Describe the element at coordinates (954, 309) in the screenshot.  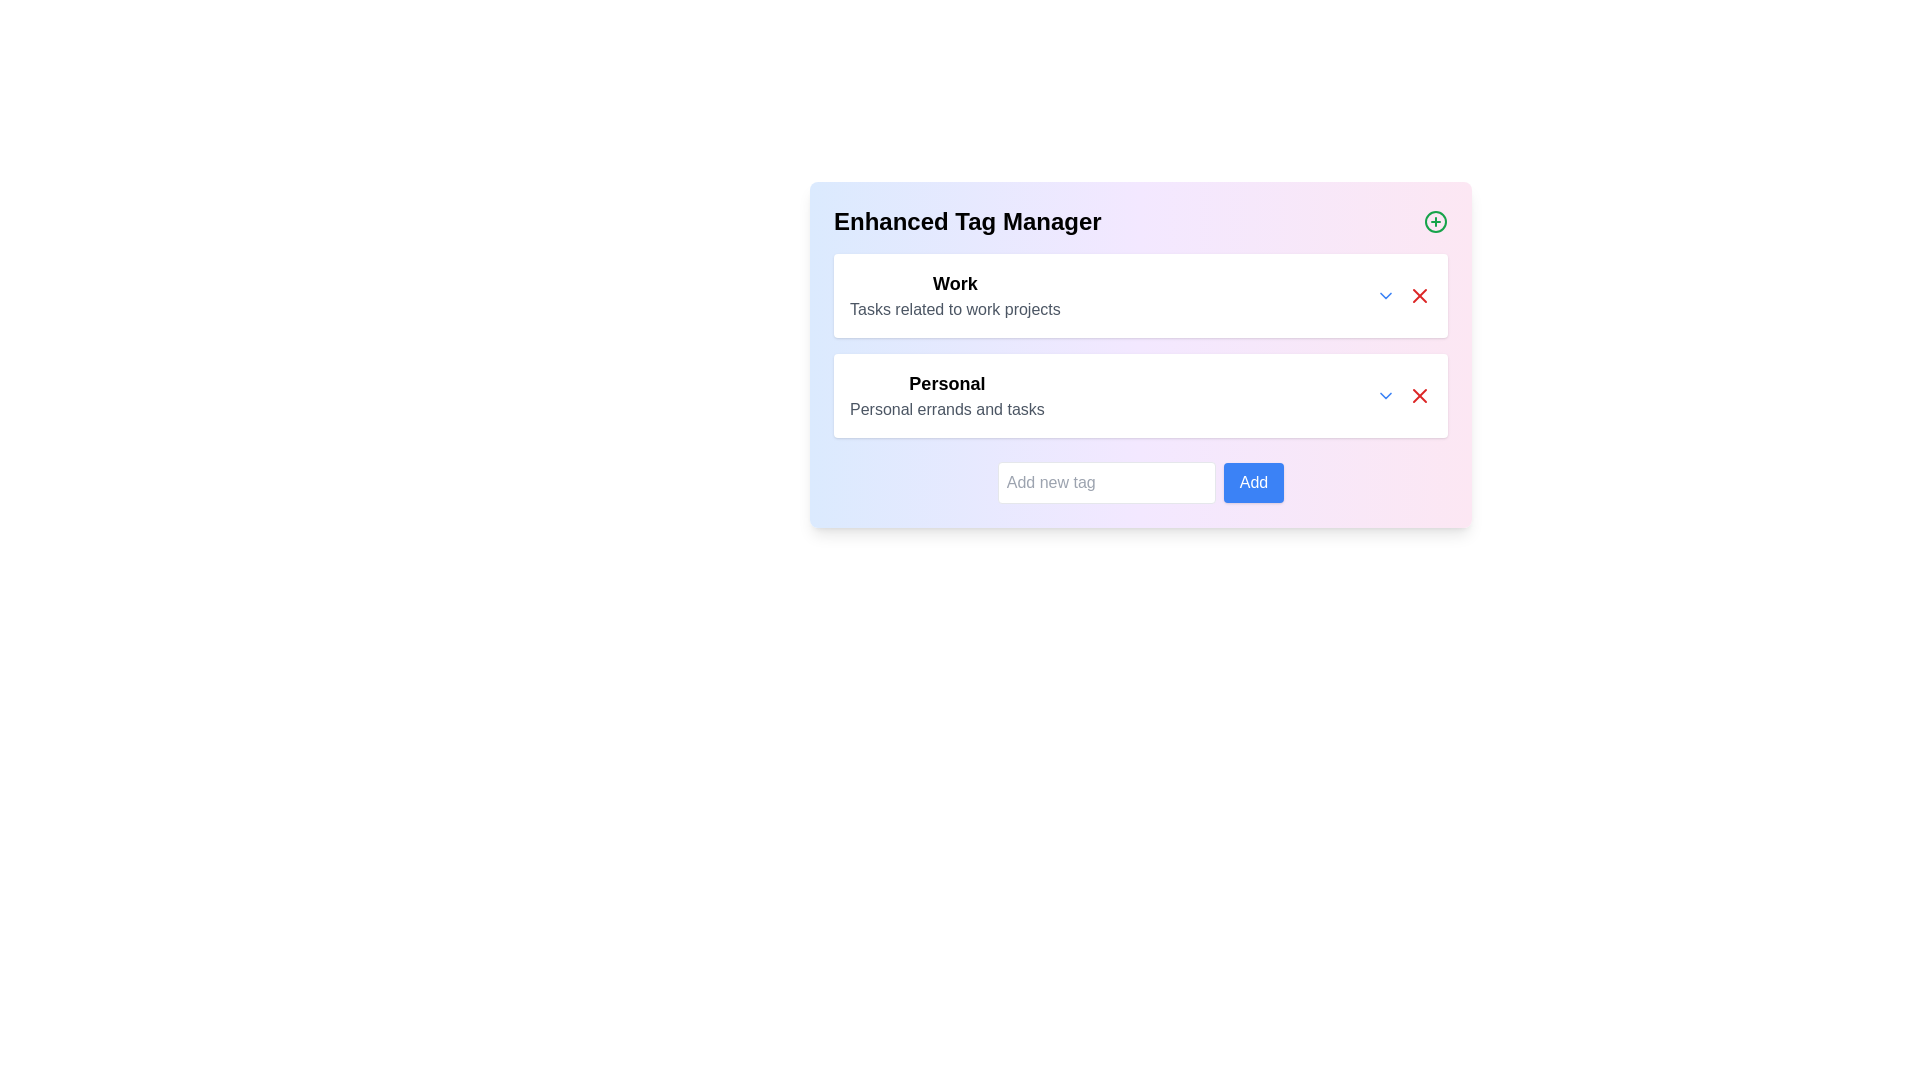
I see `the Text Label displaying 'Tasks related to work projects', which is located beneath the title 'Work' in the card-like interface` at that location.